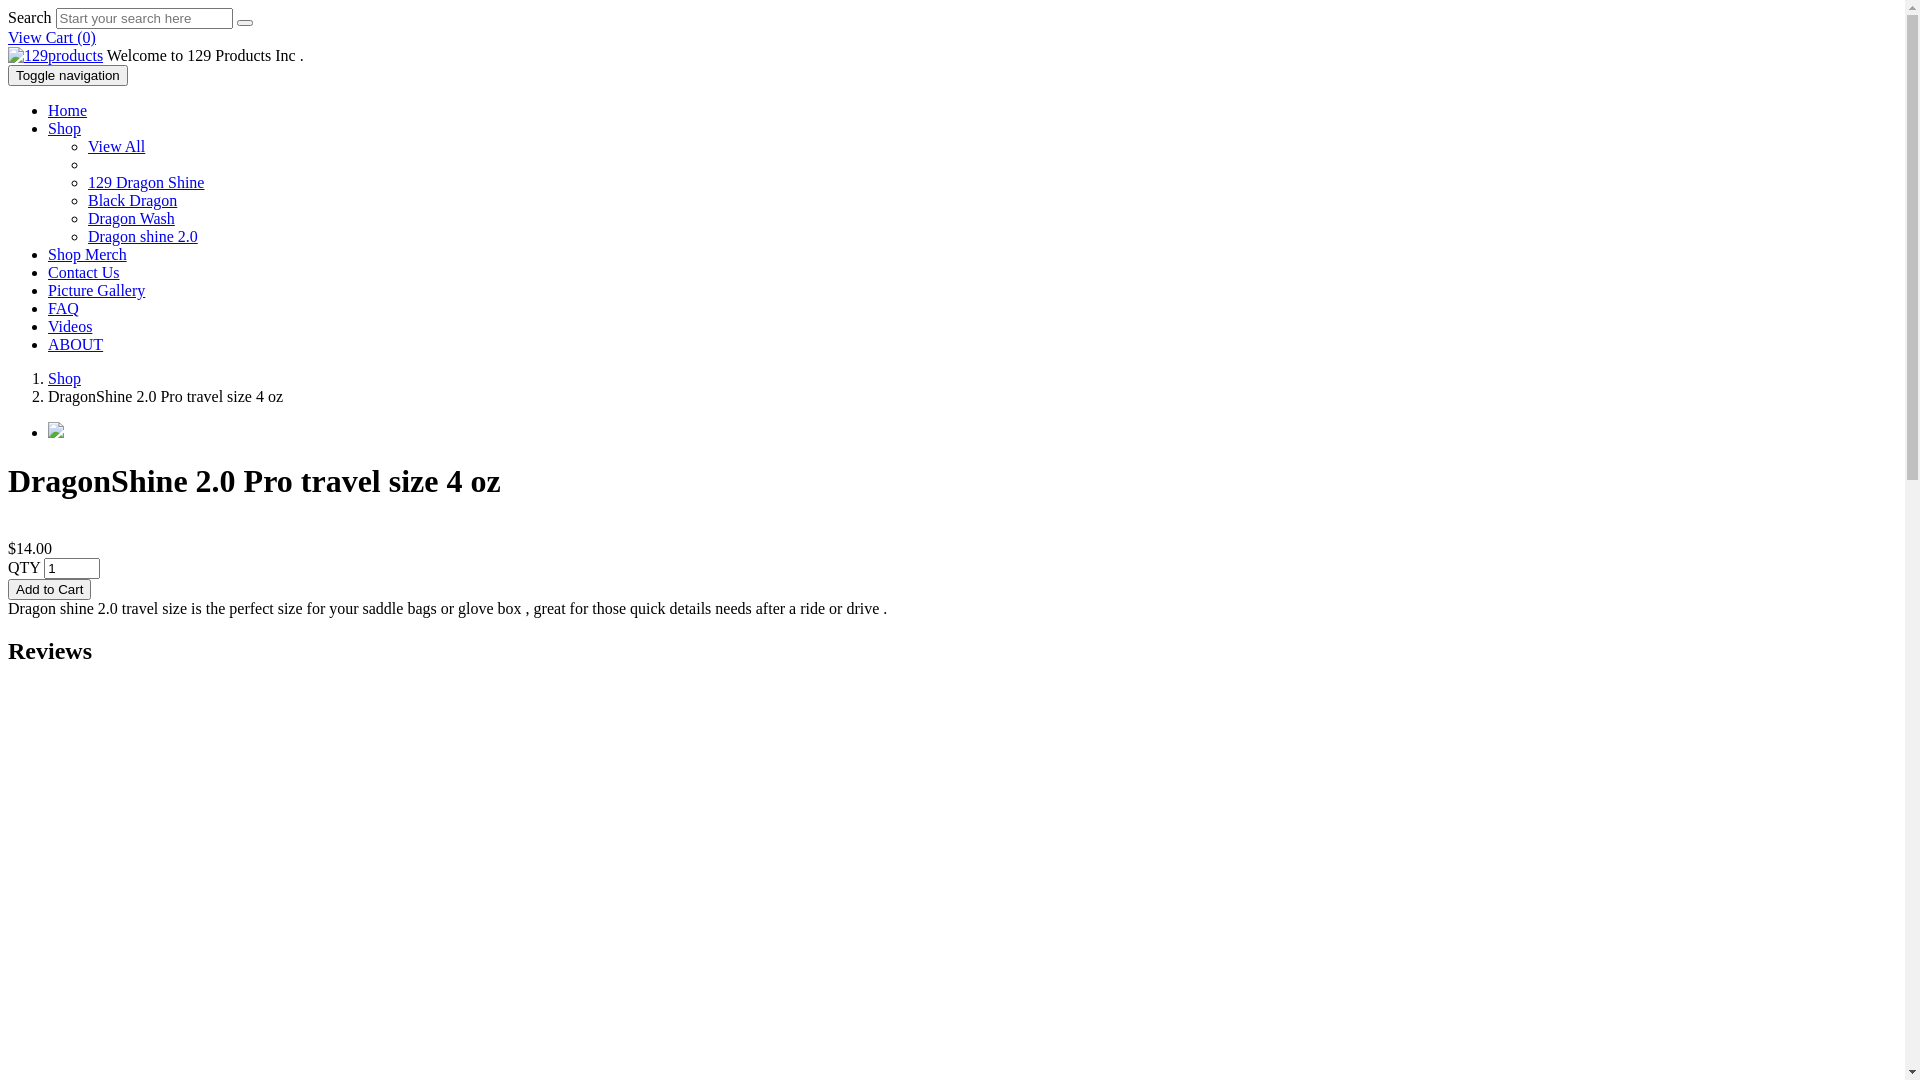  I want to click on 'Toggle navigation', so click(8, 74).